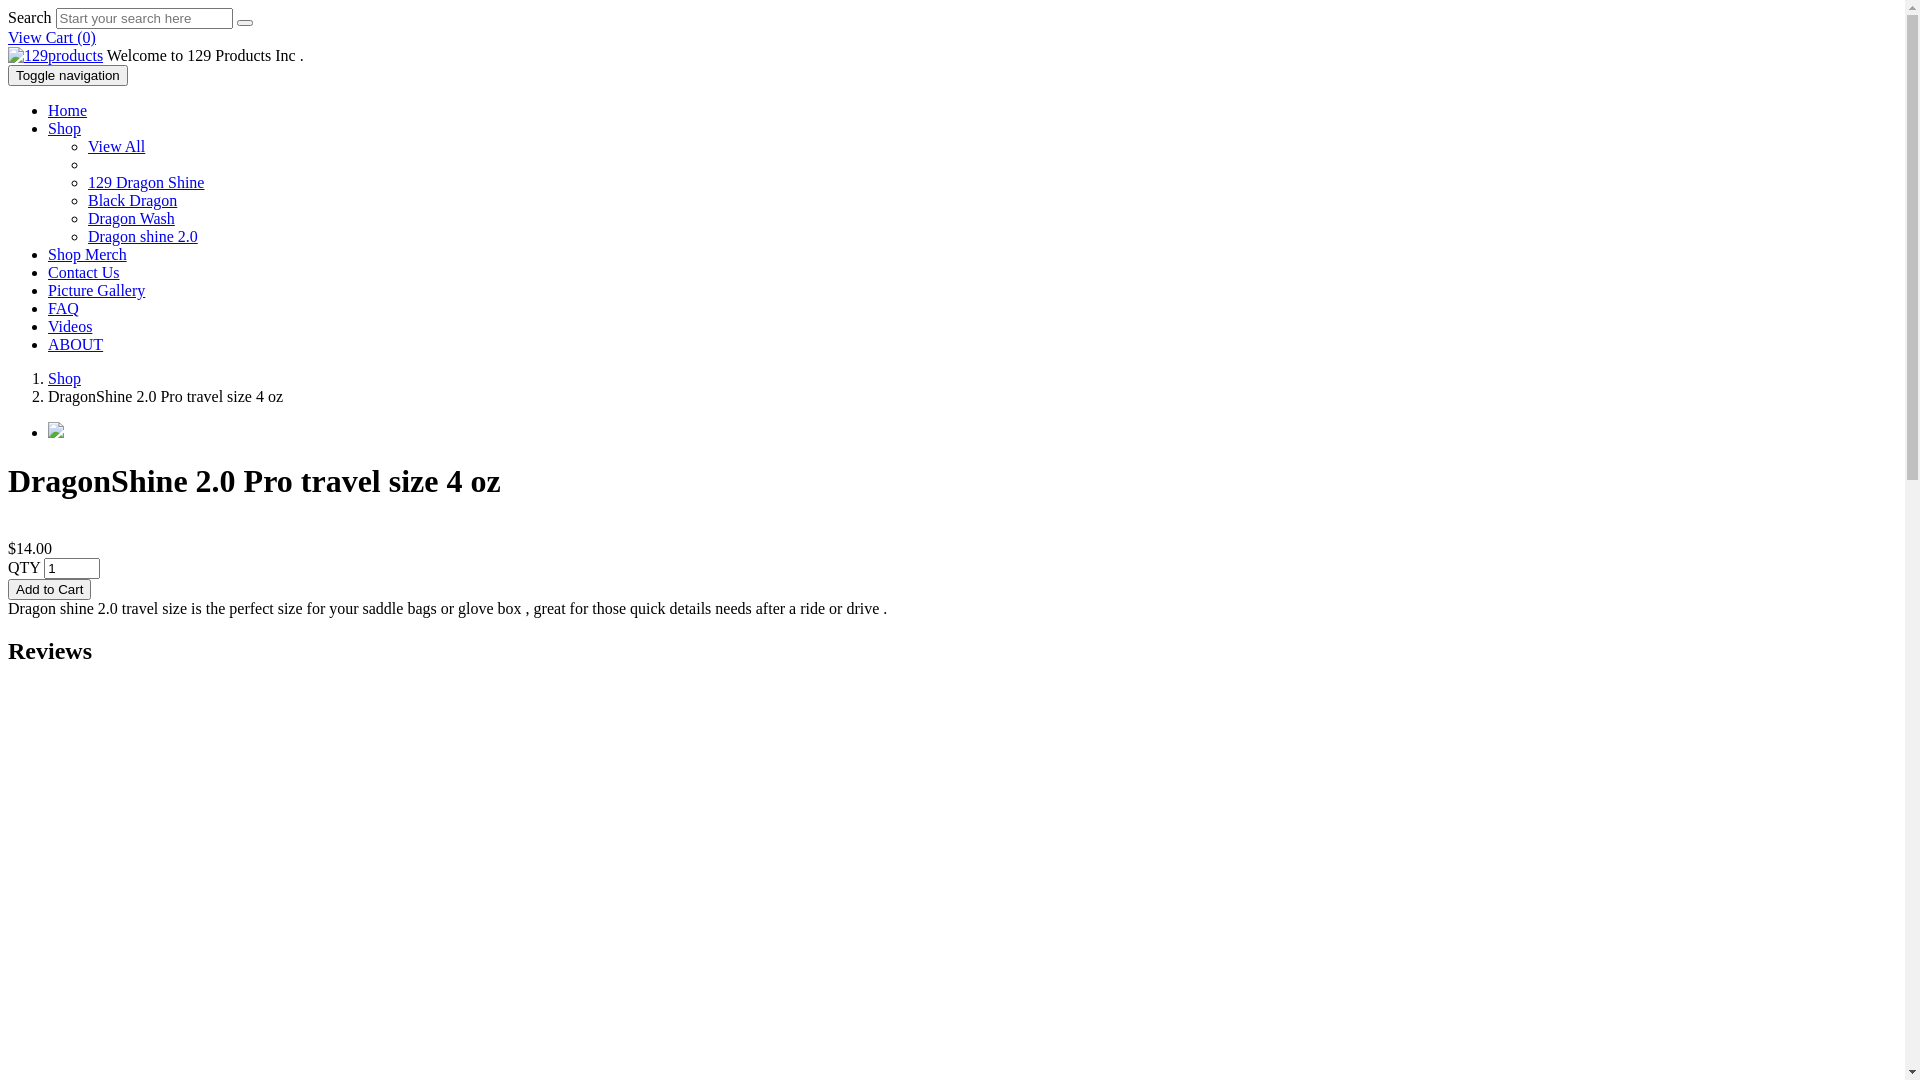  I want to click on 'Toggle navigation', so click(8, 74).